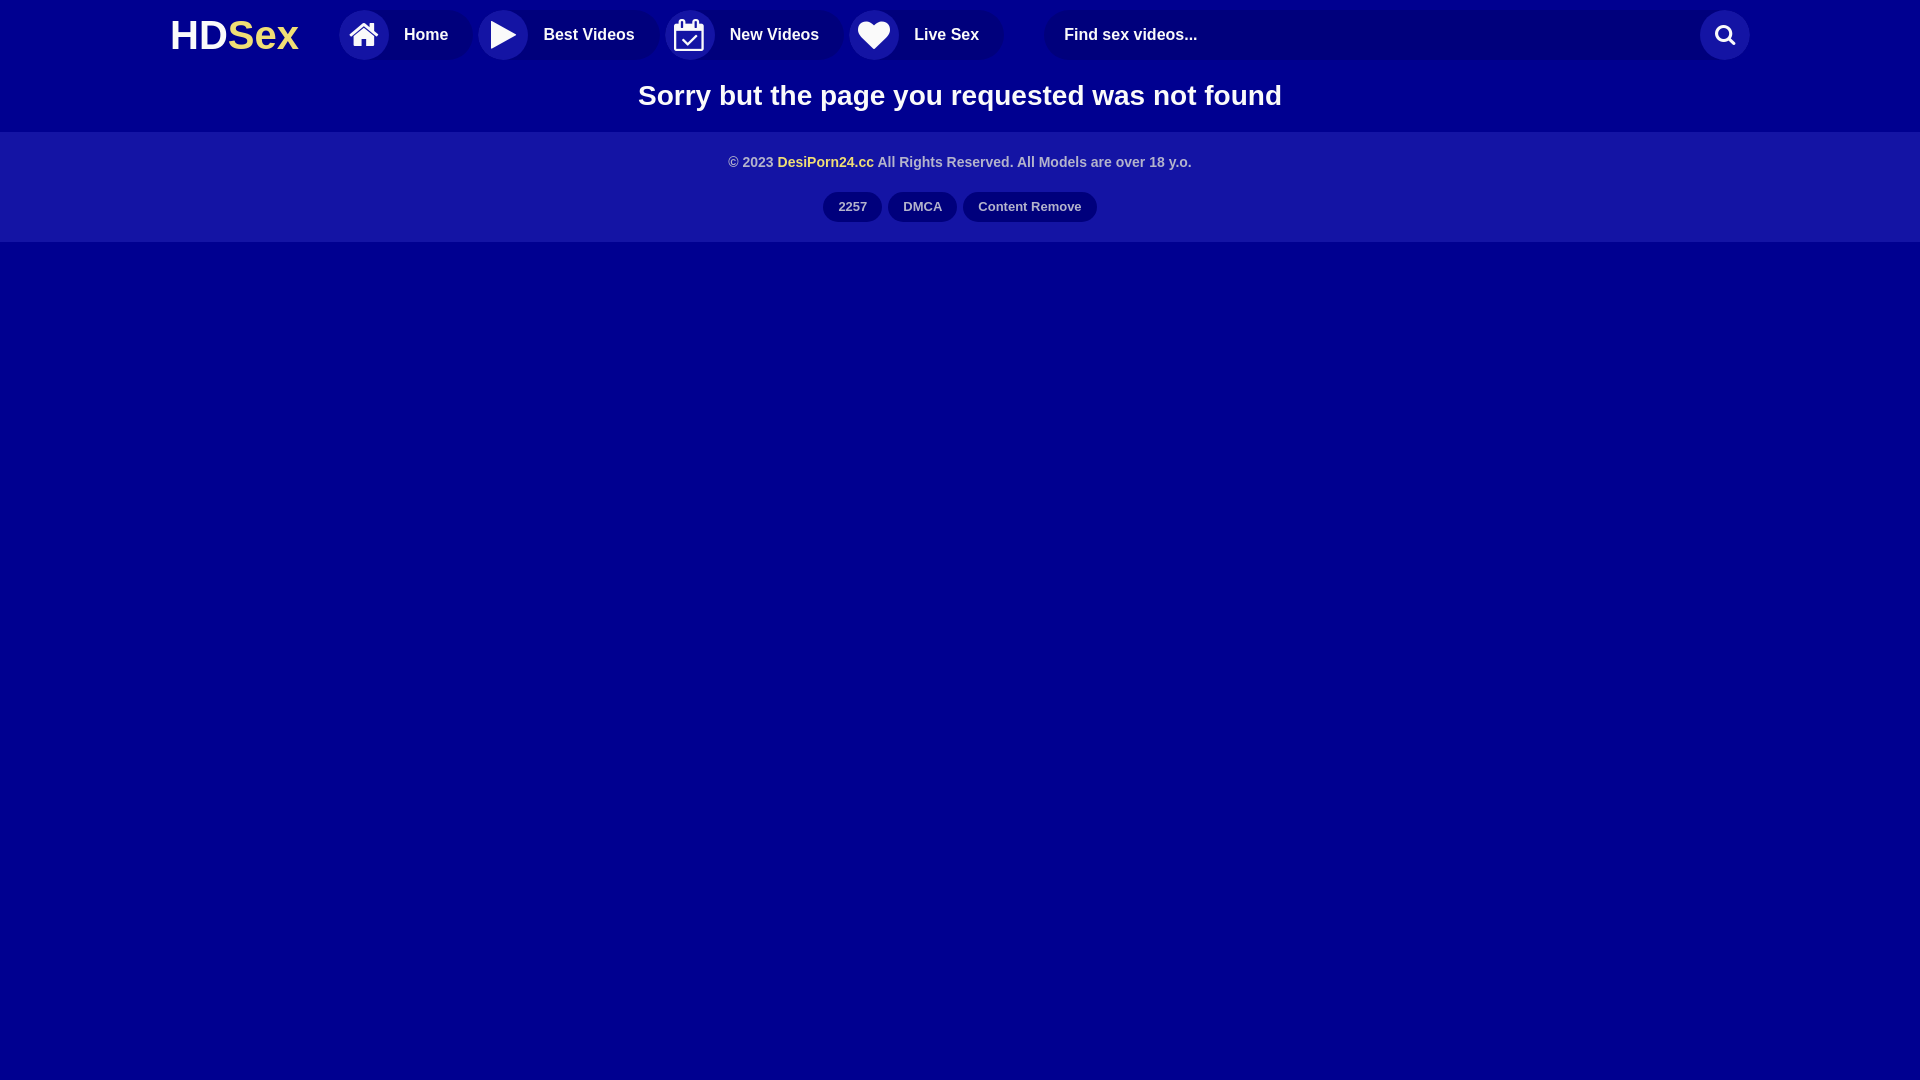 The height and width of the screenshot is (1080, 1920). Describe the element at coordinates (1029, 207) in the screenshot. I see `'Content Remove'` at that location.